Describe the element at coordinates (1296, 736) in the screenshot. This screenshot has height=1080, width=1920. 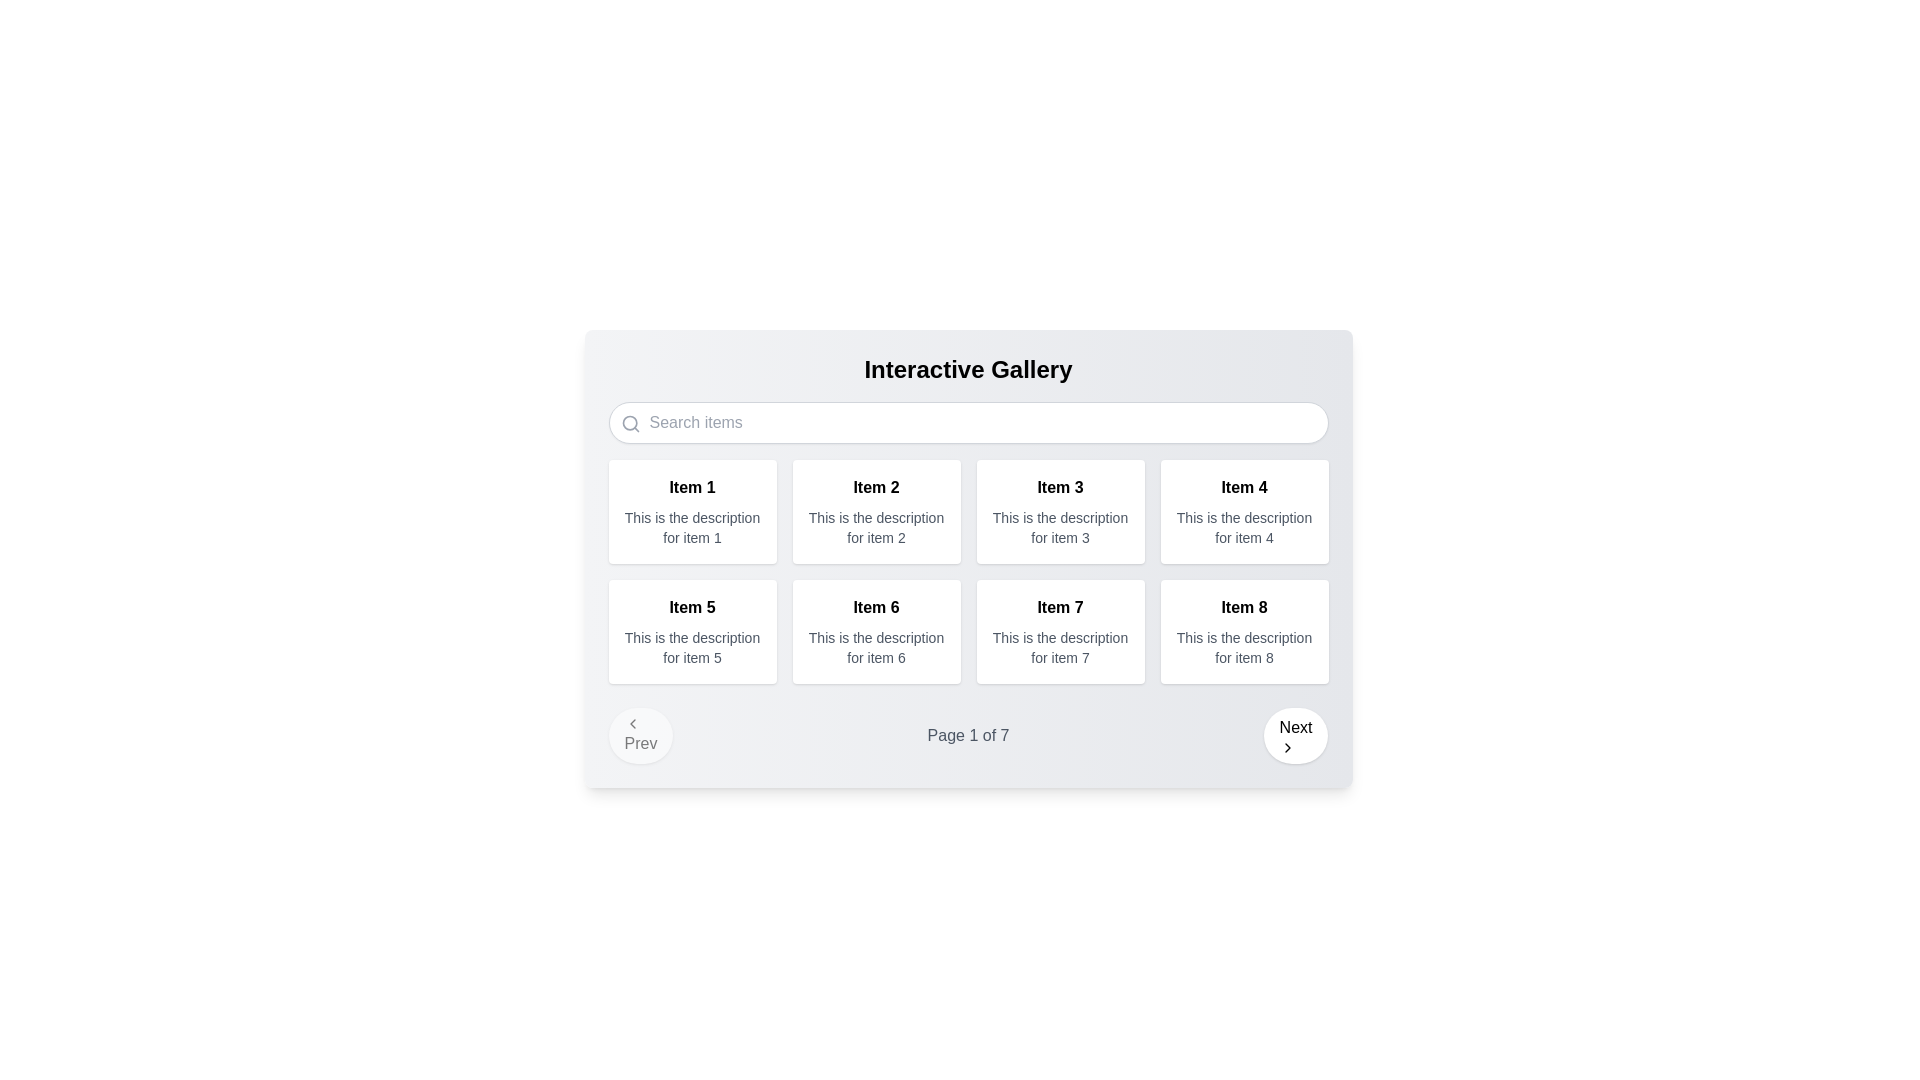
I see `the circular 'Next' button with a rightward arrow icon, located at the bottom-right corner of the interface` at that location.